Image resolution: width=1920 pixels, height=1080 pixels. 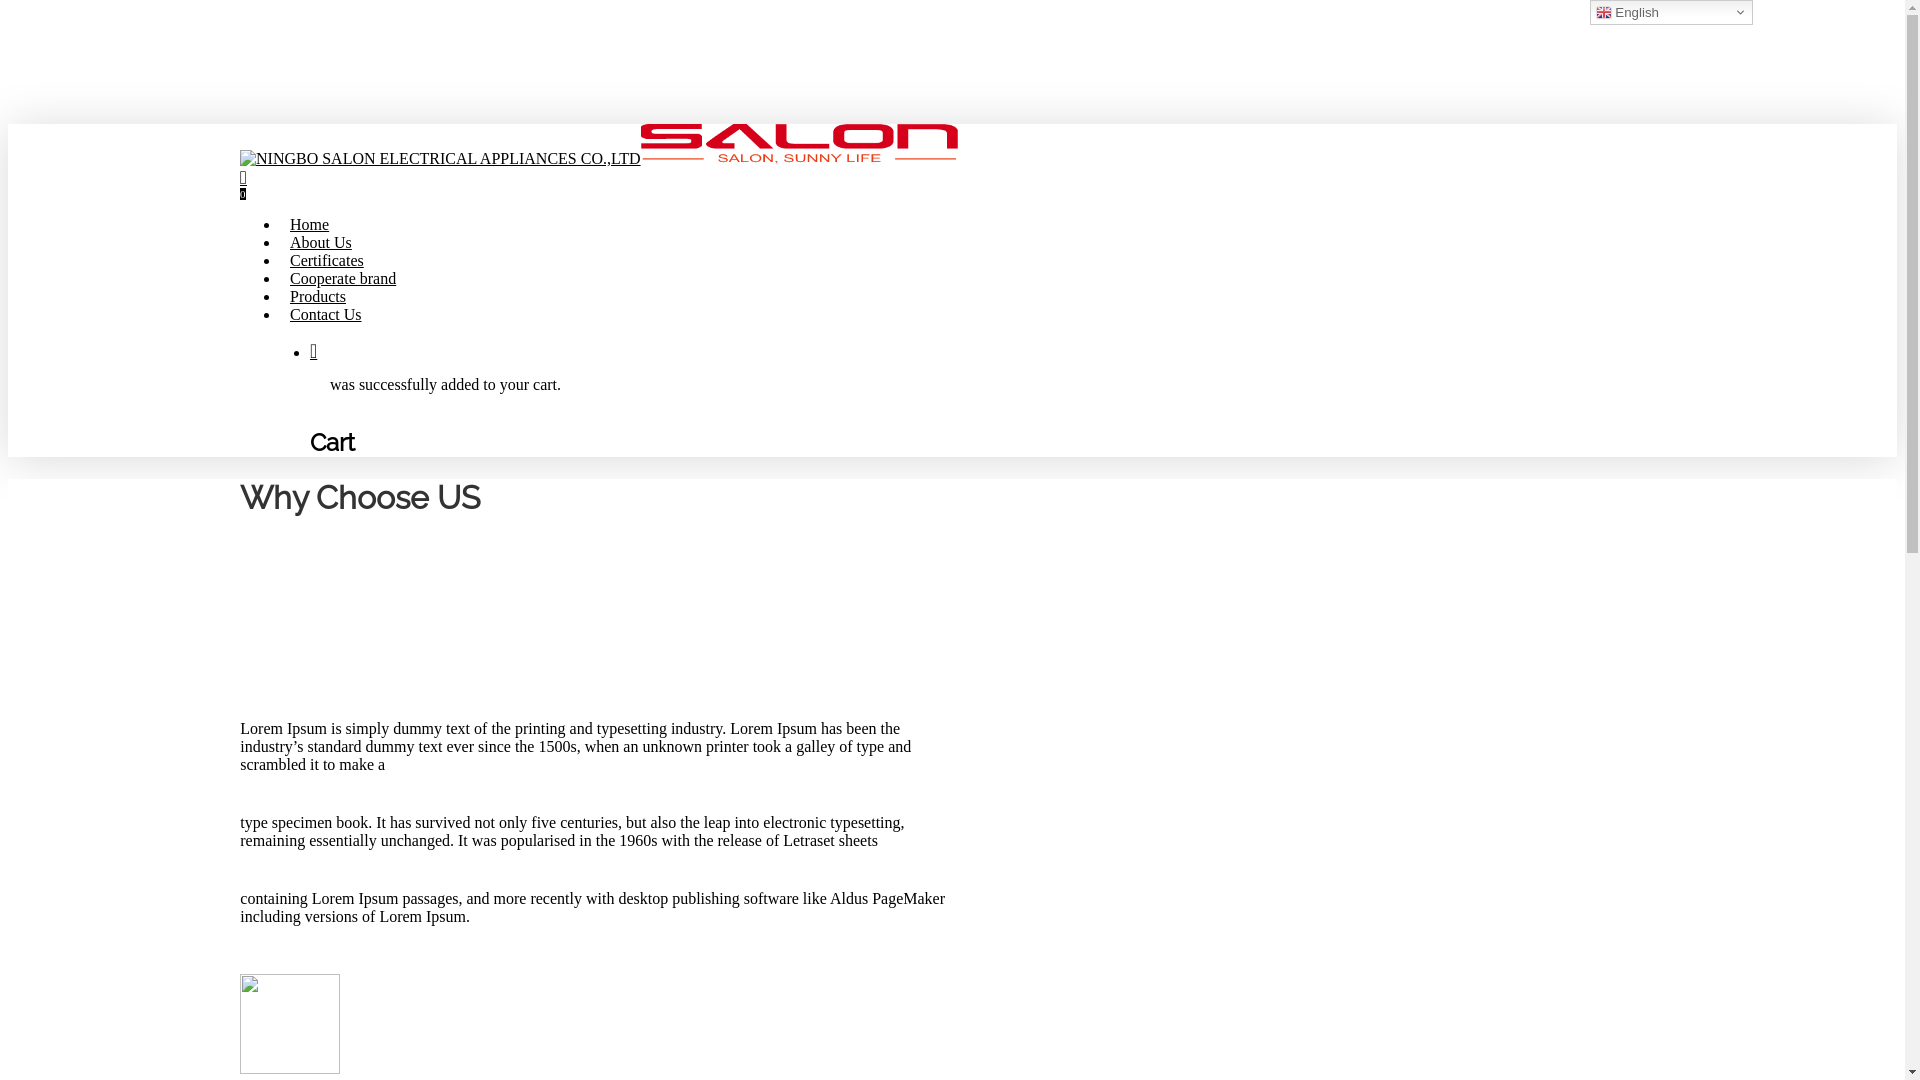 What do you see at coordinates (7, 7) in the screenshot?
I see `'Skip to main content'` at bounding box center [7, 7].